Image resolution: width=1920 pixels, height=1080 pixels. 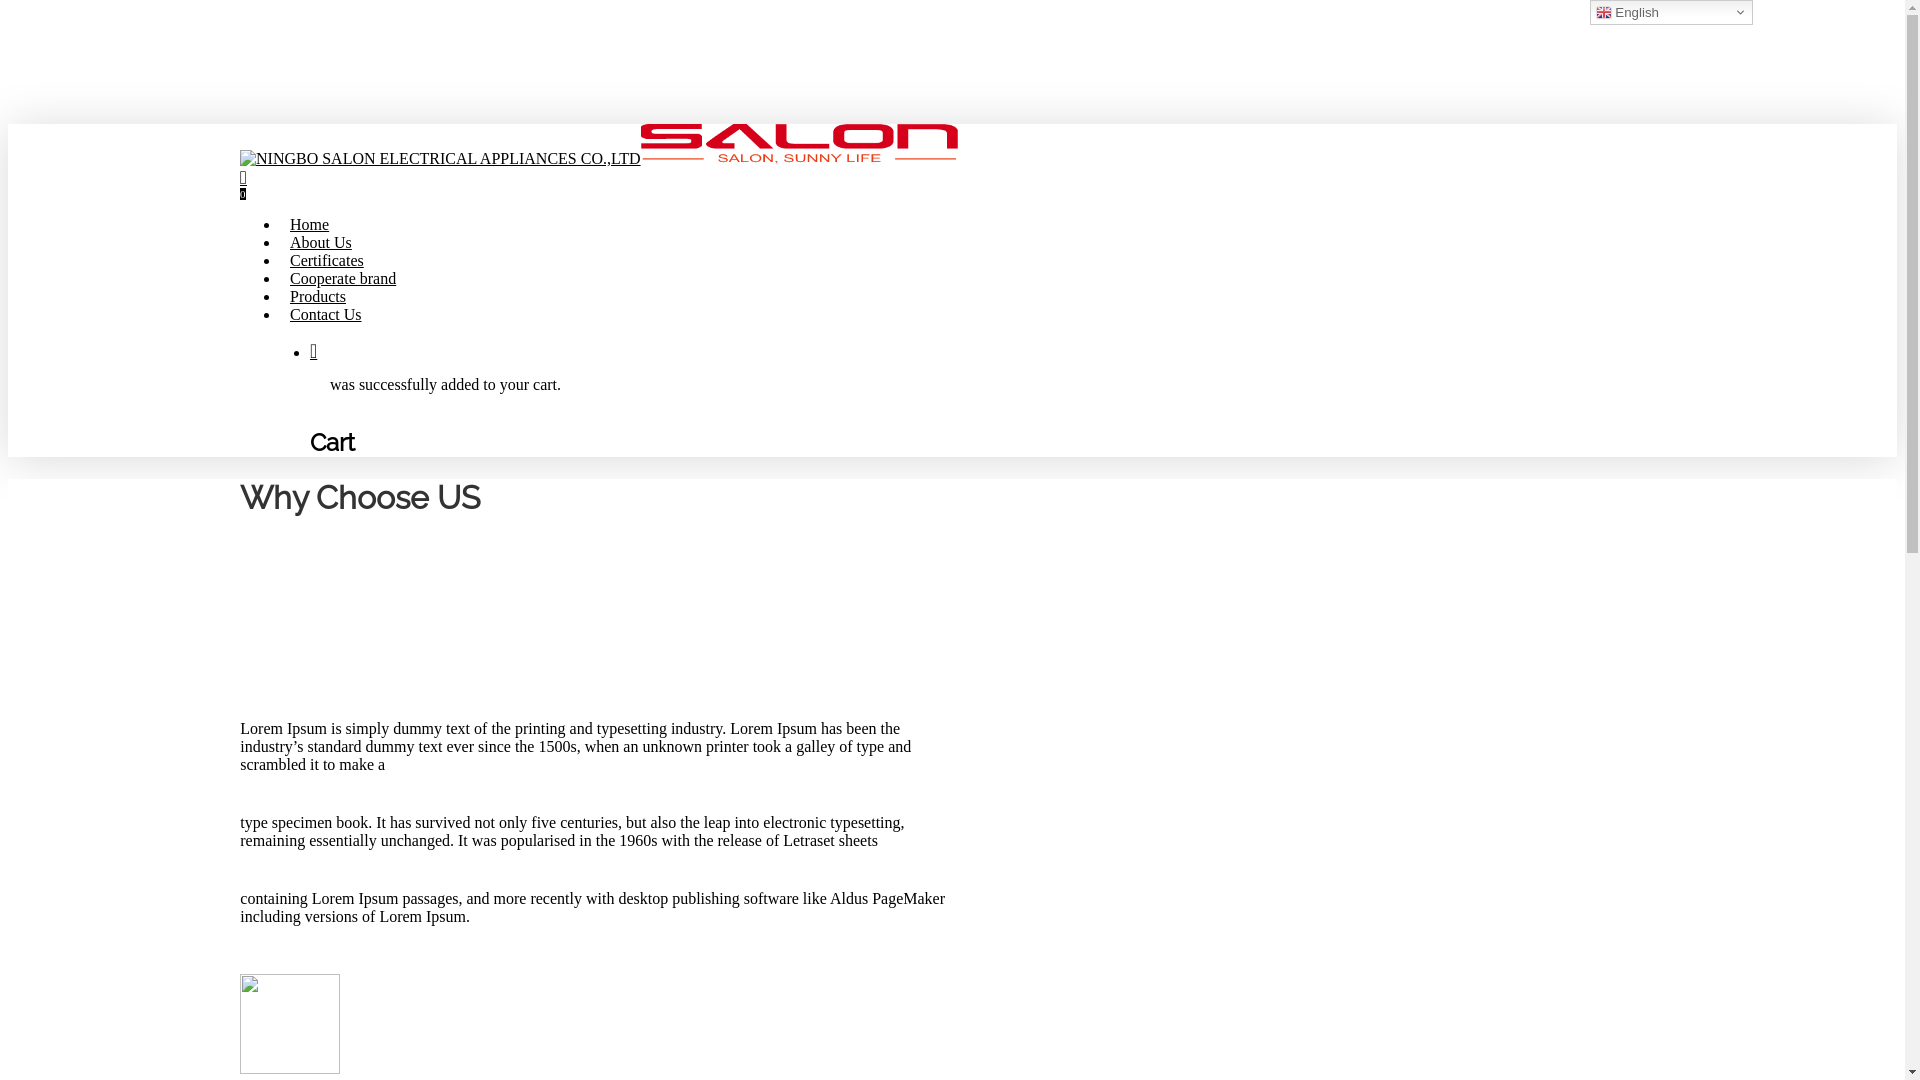 What do you see at coordinates (7, 7) in the screenshot?
I see `'Skip to main content'` at bounding box center [7, 7].